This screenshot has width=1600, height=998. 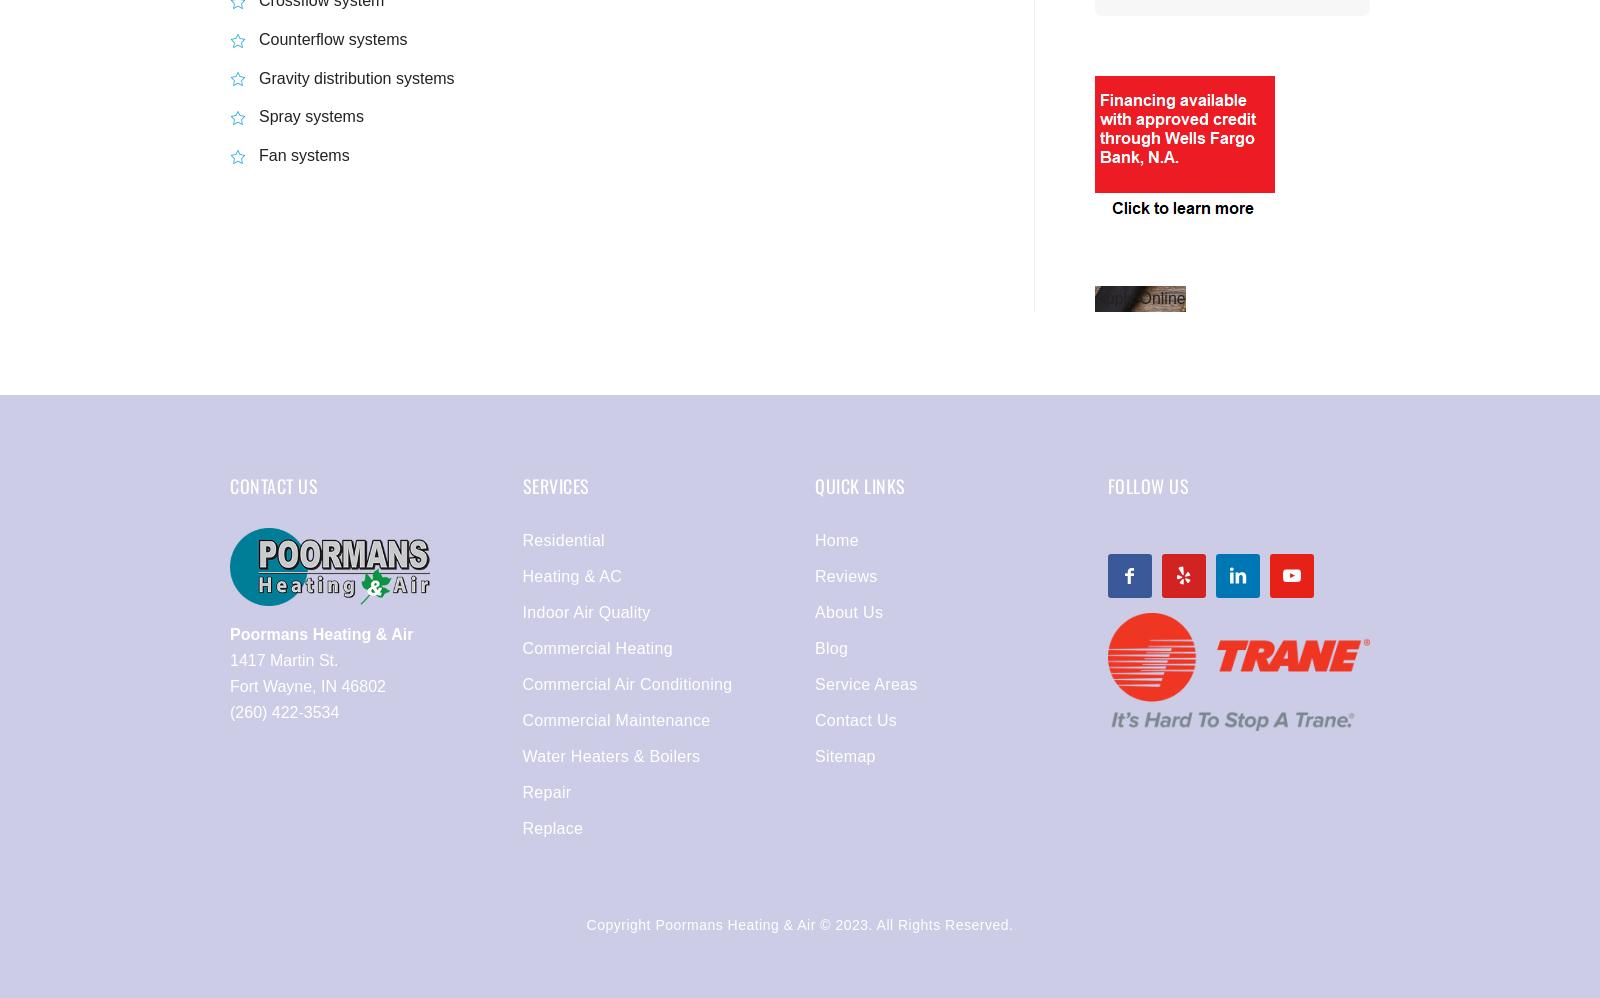 What do you see at coordinates (865, 683) in the screenshot?
I see `'Service Areas'` at bounding box center [865, 683].